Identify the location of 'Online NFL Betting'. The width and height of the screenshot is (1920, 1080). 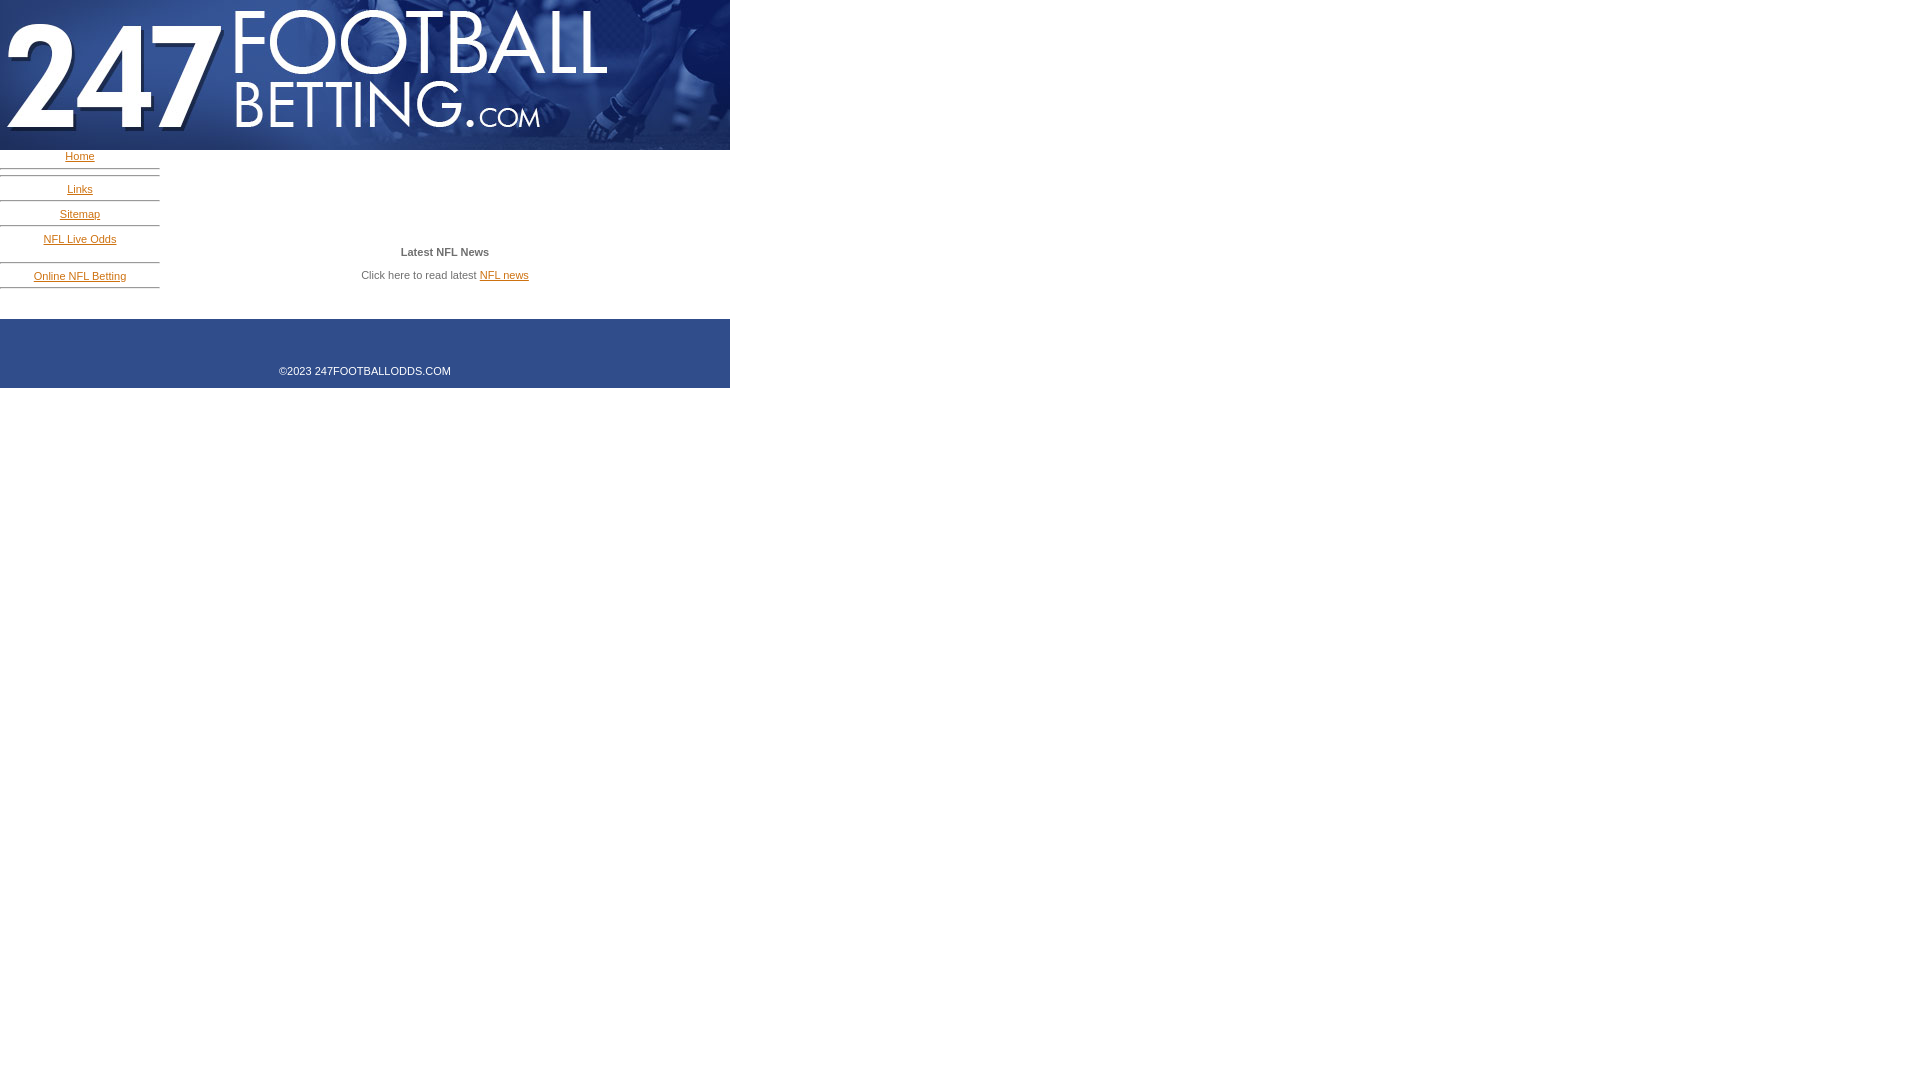
(33, 276).